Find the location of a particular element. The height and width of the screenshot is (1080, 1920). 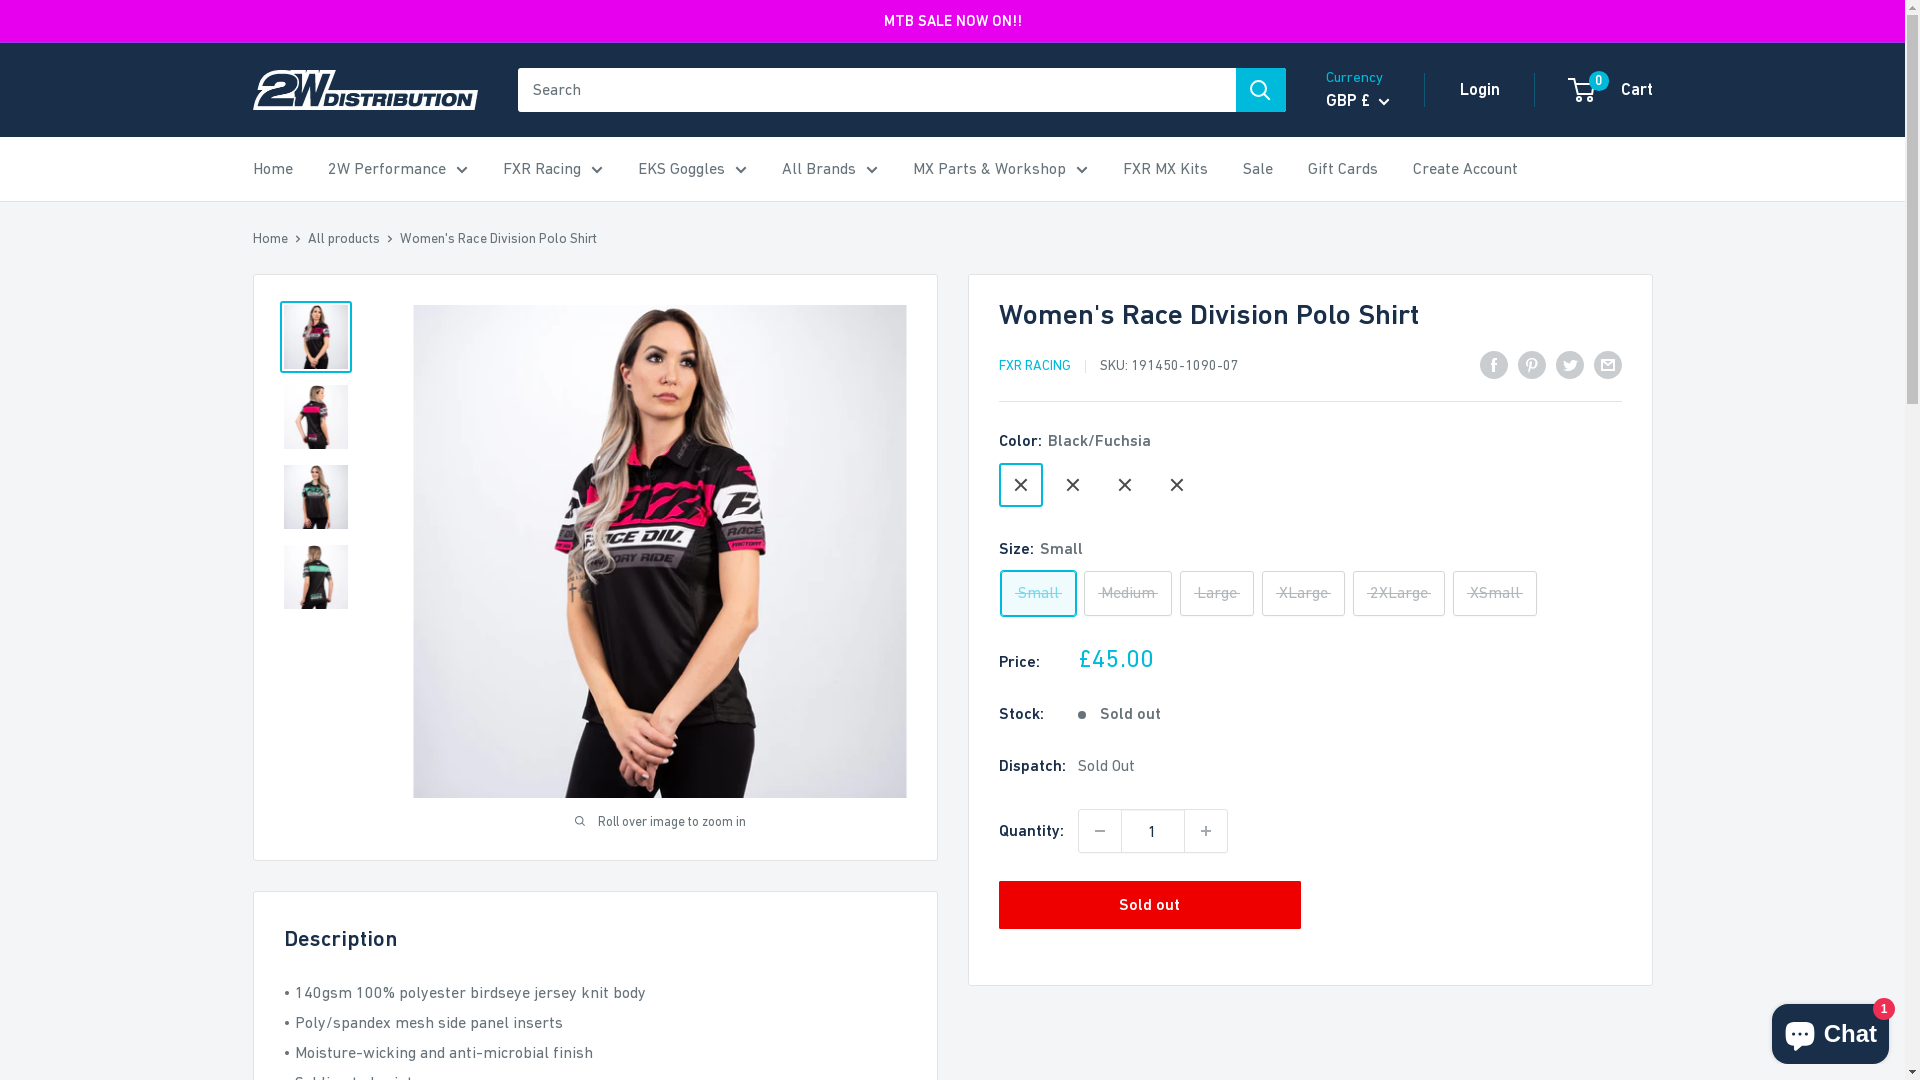

'CHF' is located at coordinates (1382, 273).